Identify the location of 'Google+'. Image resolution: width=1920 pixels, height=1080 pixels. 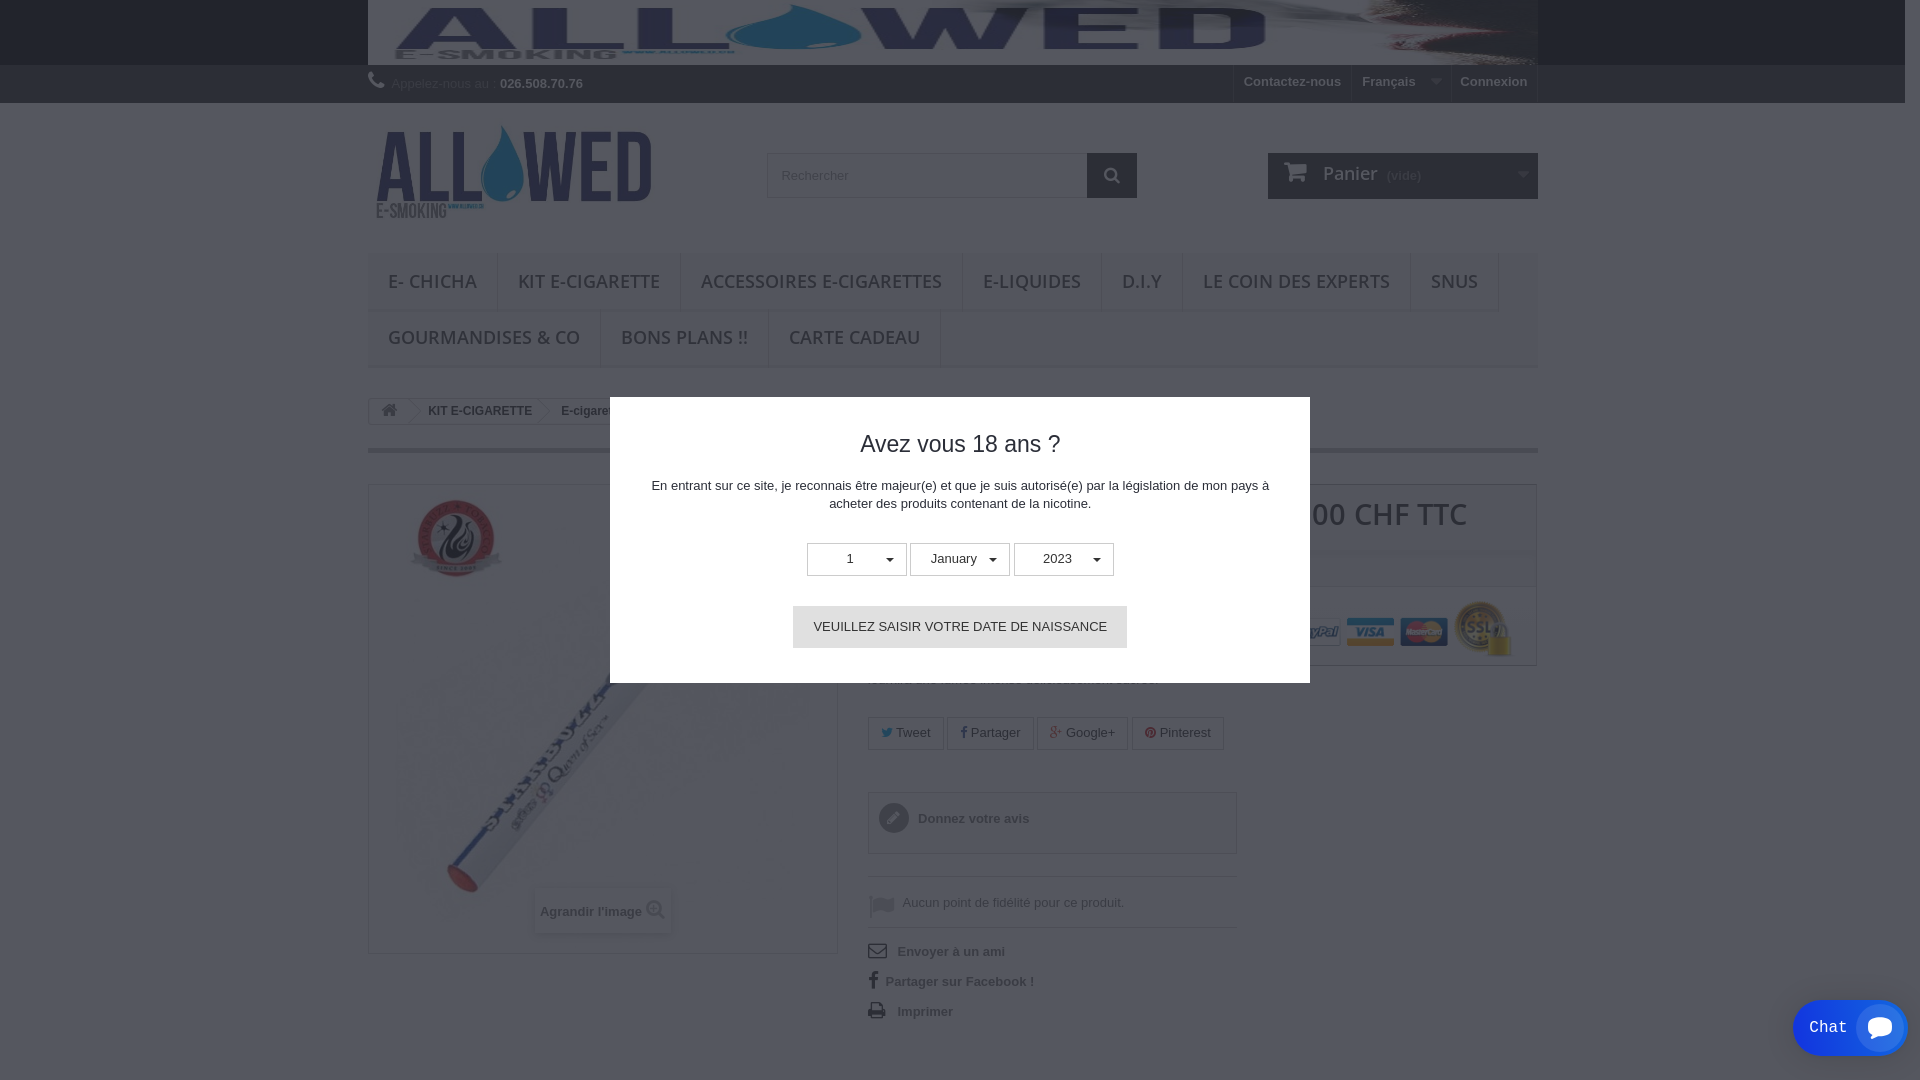
(1081, 733).